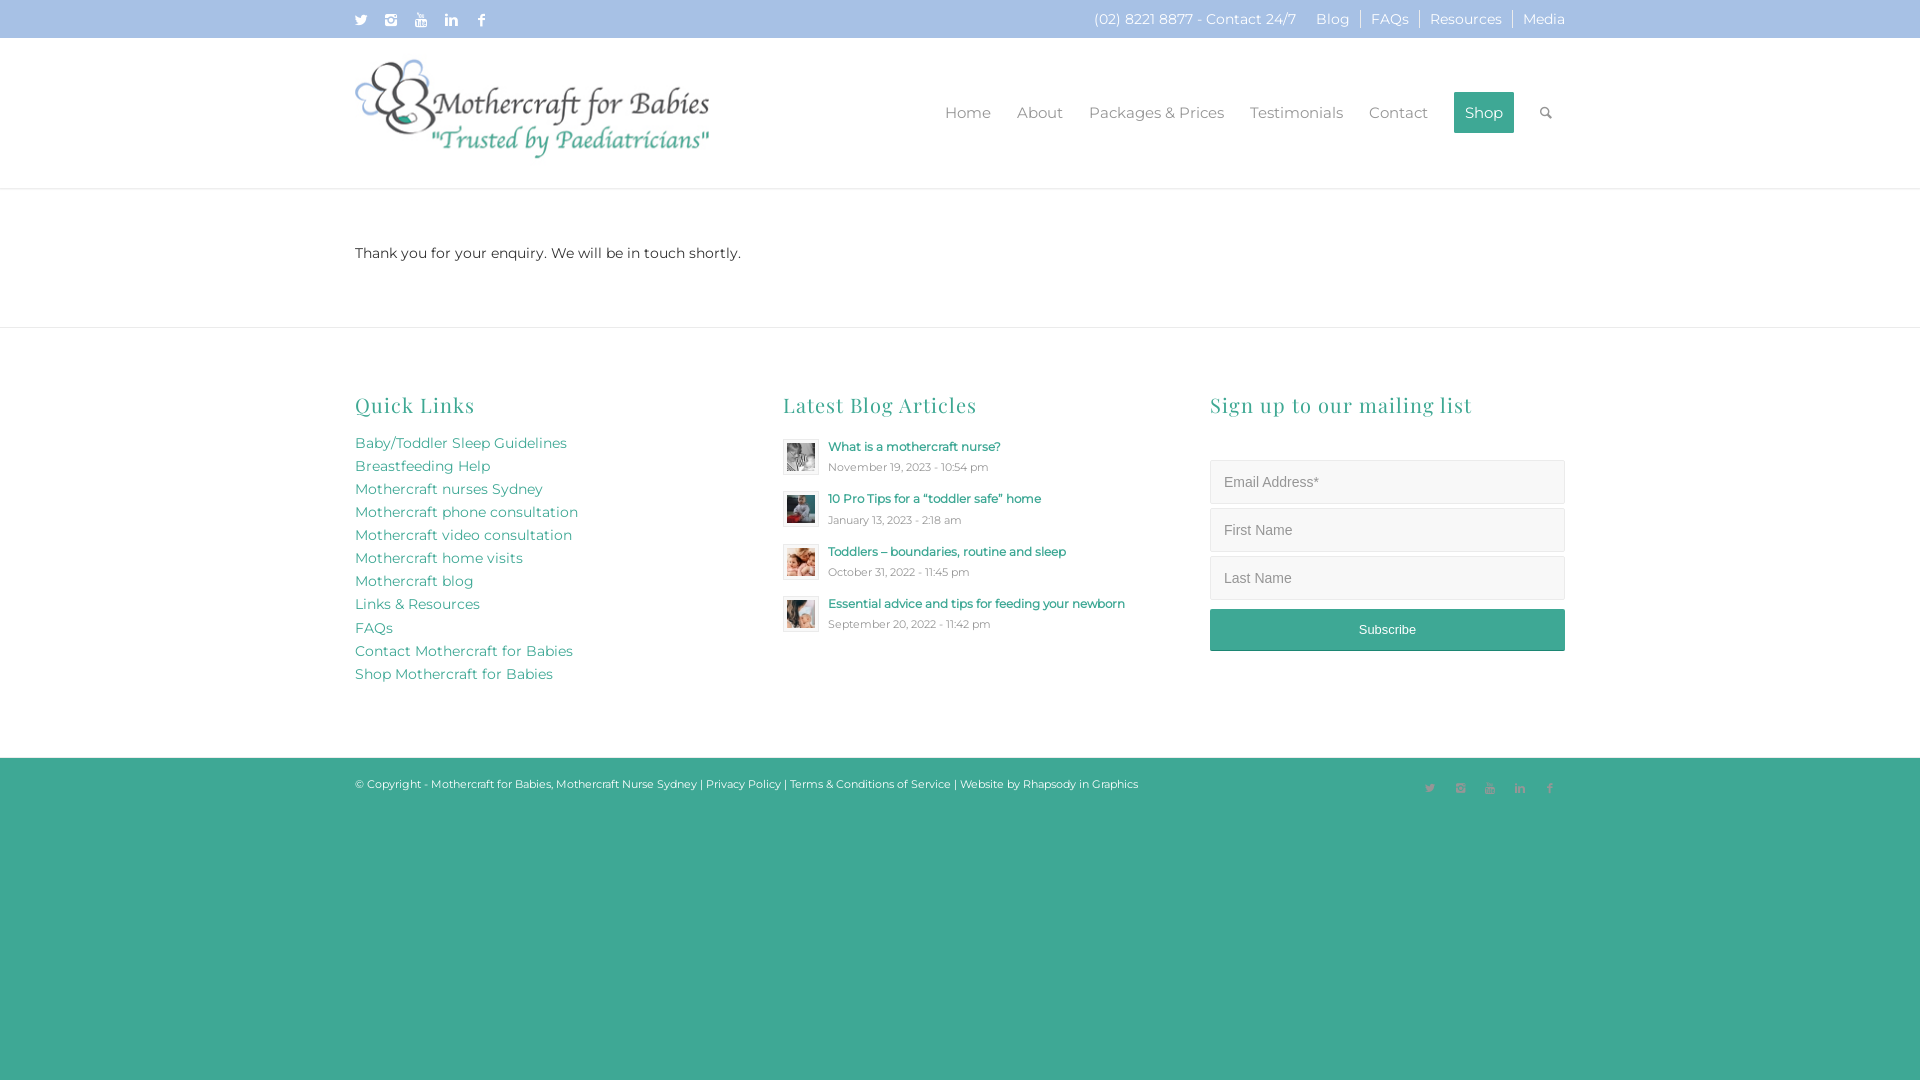 This screenshot has width=1920, height=1080. Describe the element at coordinates (1483, 112) in the screenshot. I see `'Shop'` at that location.